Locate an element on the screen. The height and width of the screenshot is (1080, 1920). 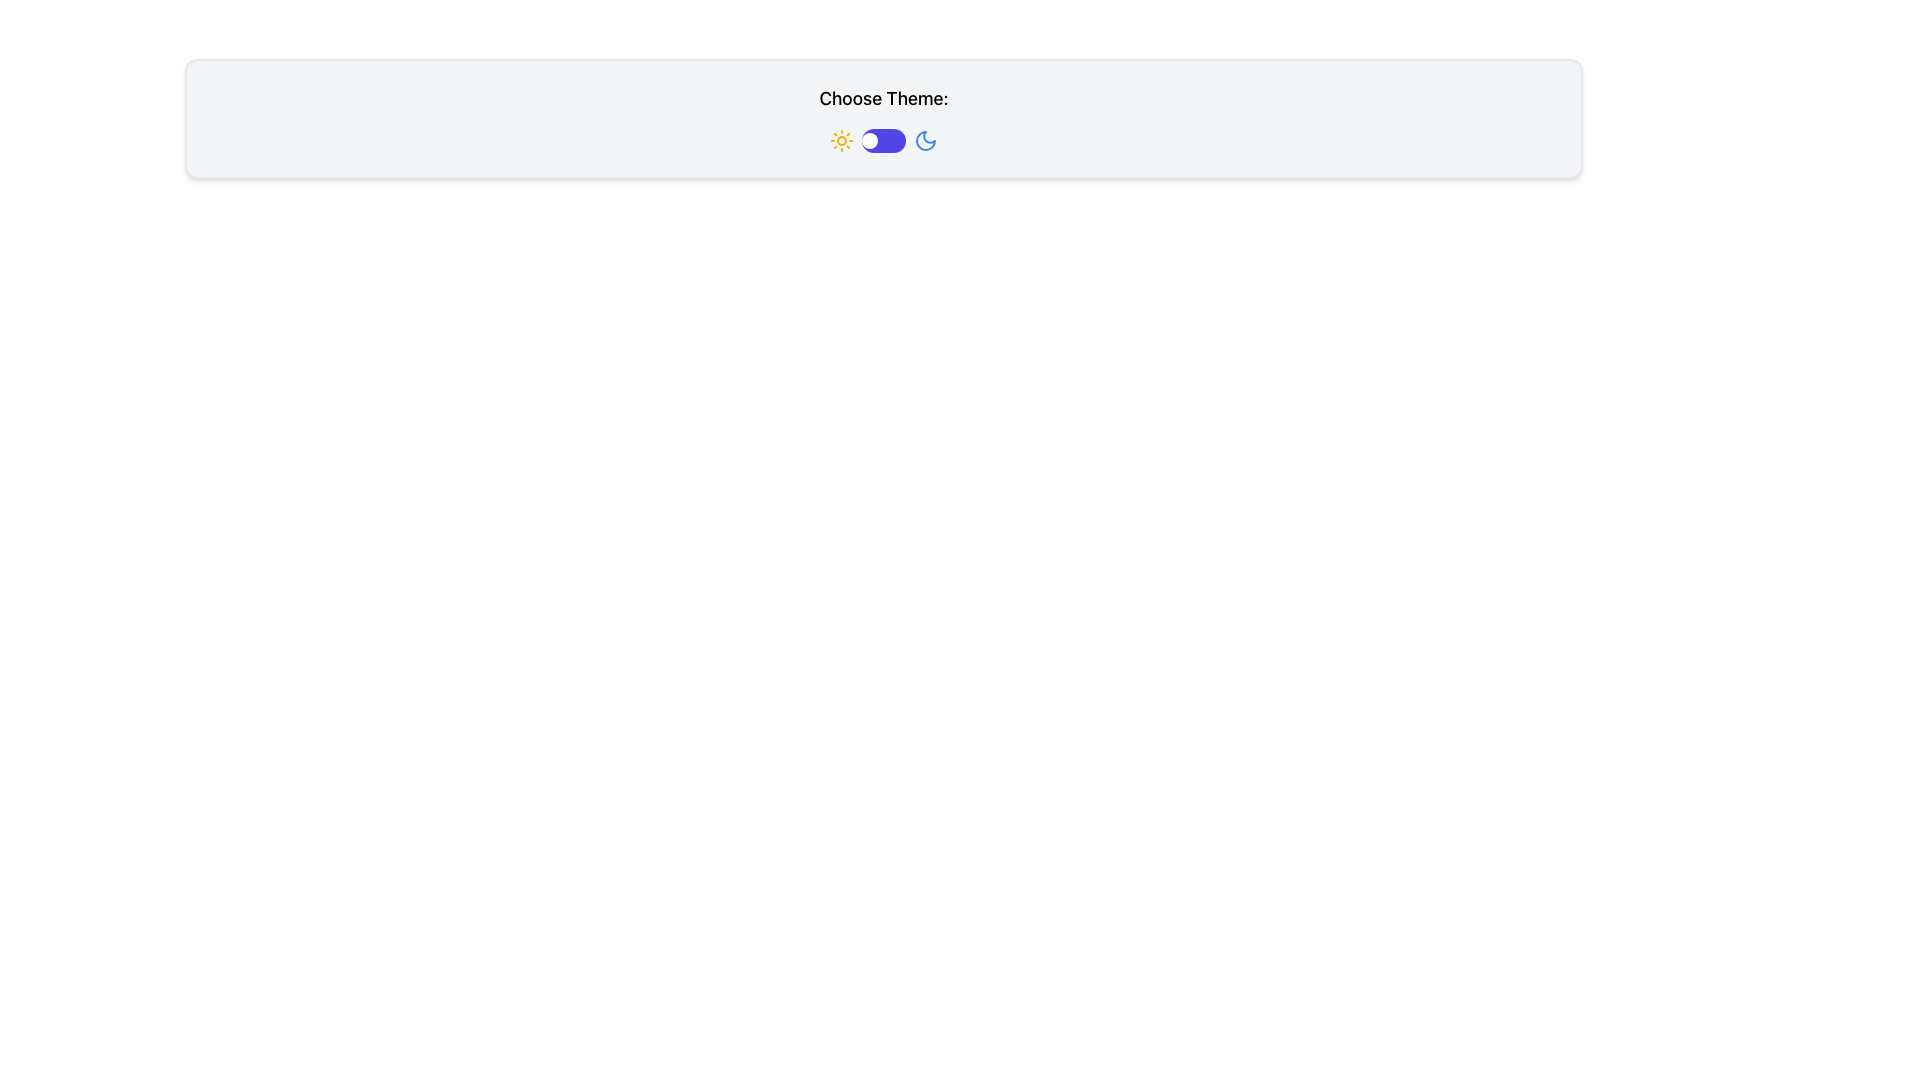
the toggle switch, which is a rounded rectangular shape with a blue background and a circular white knob indicating an 'on' state, to switch its state is located at coordinates (882, 140).